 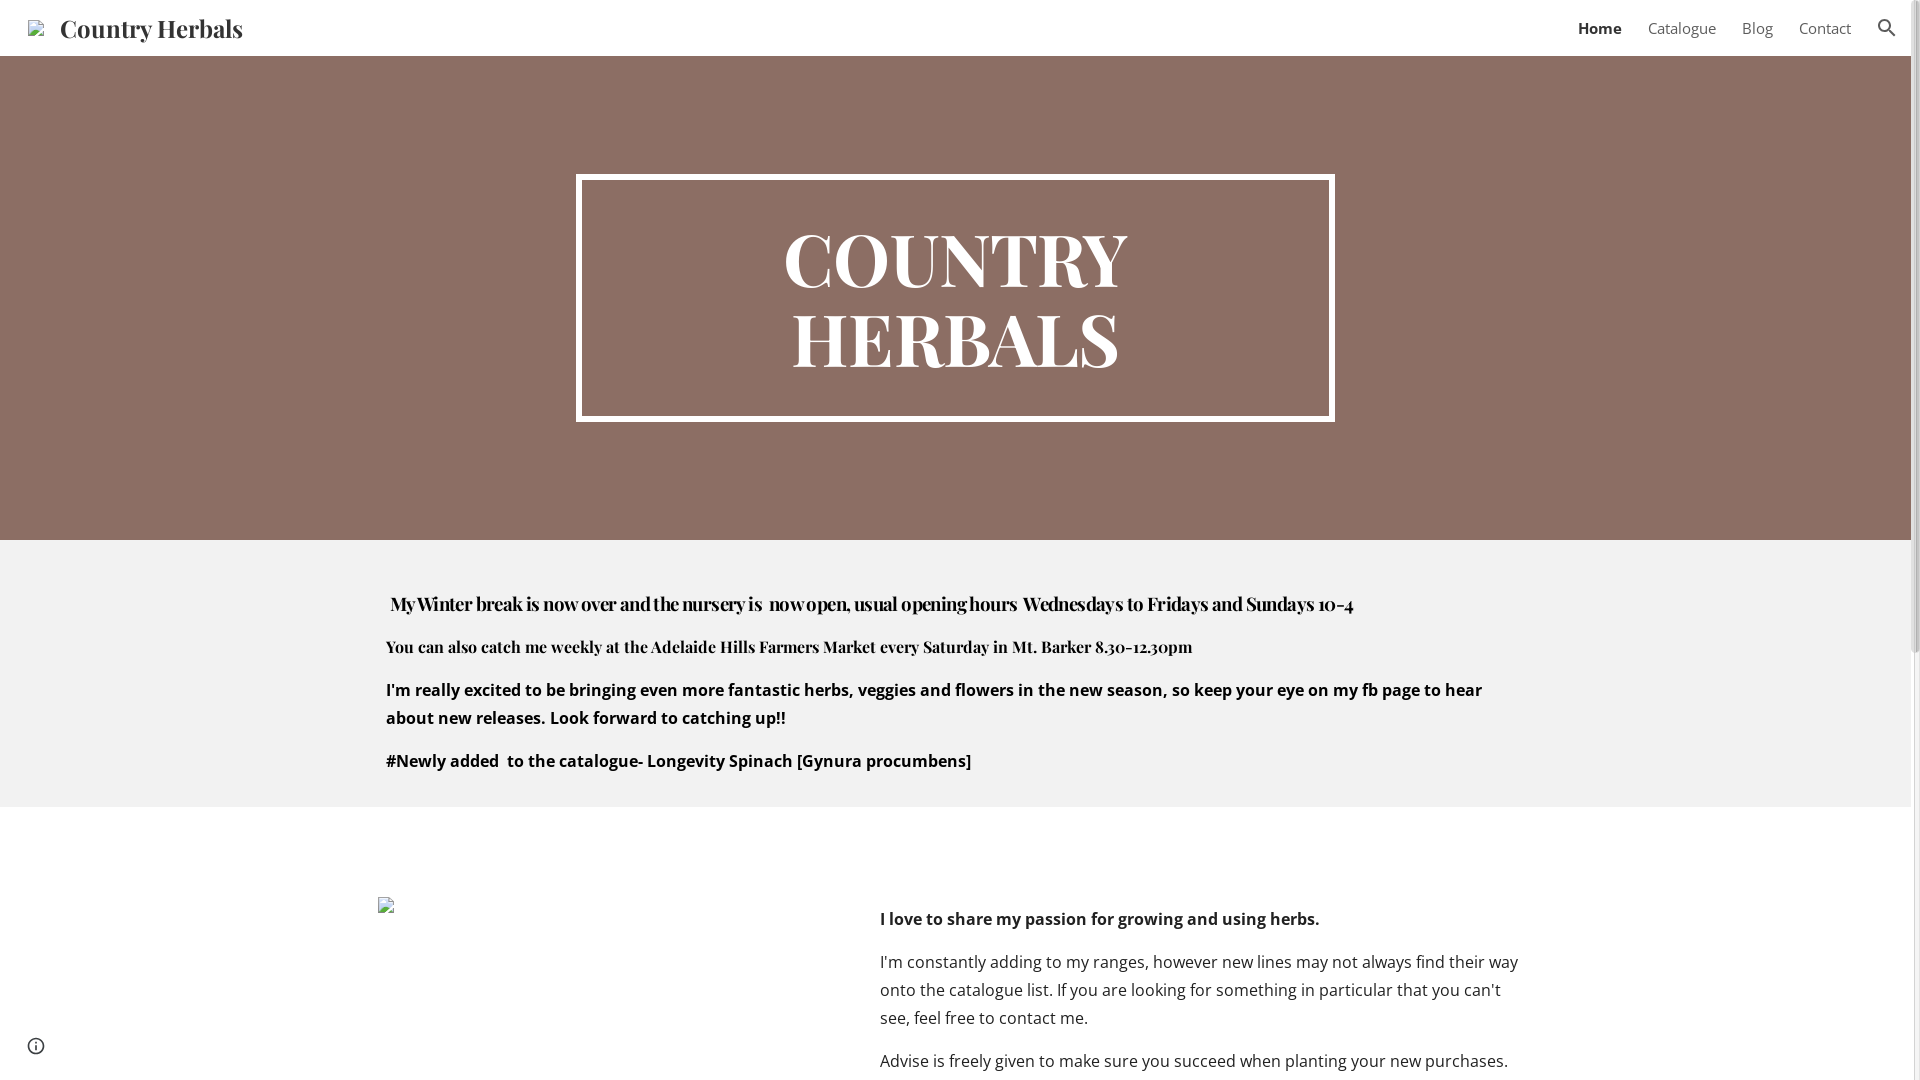 What do you see at coordinates (1756, 27) in the screenshot?
I see `'Blog'` at bounding box center [1756, 27].